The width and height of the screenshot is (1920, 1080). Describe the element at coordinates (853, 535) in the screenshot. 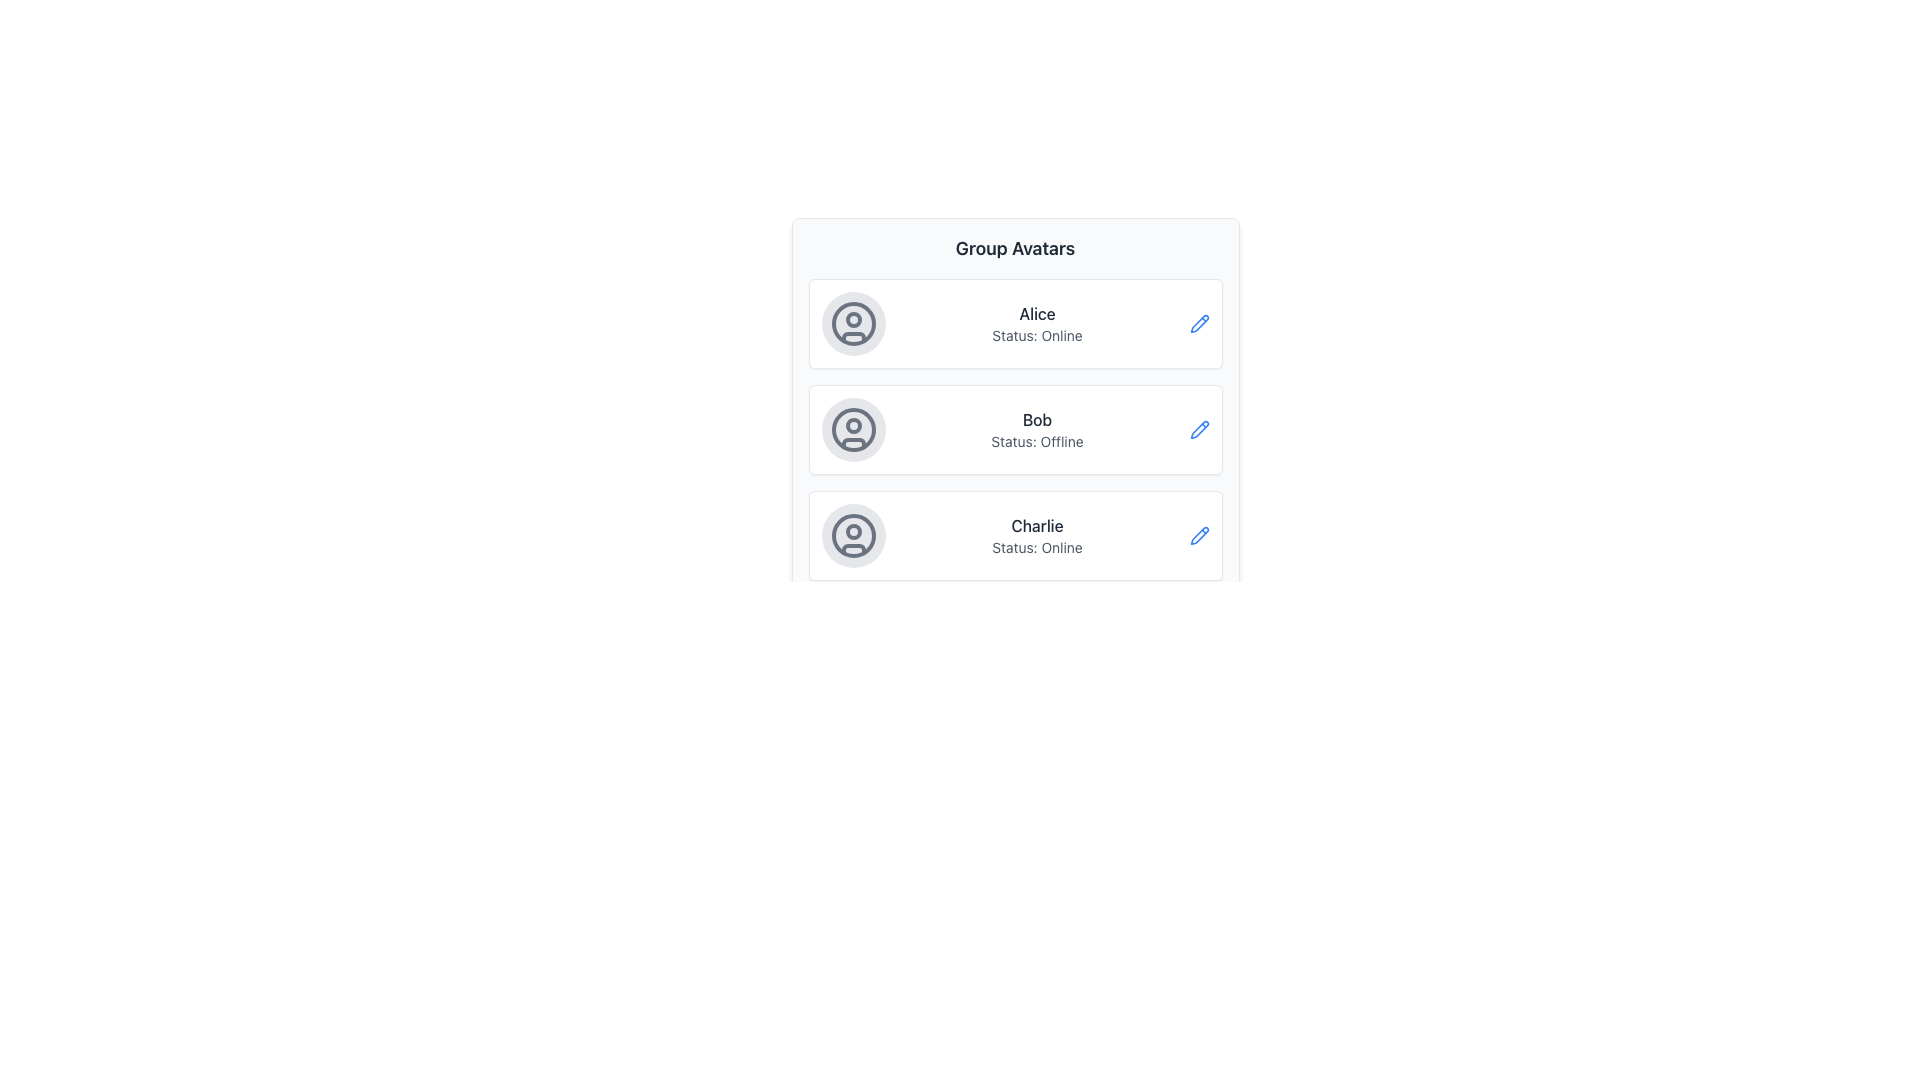

I see `the circular SVG graphic element representing the user profile for 'Charlie', which is the third user icon in the vertical list of user profiles` at that location.